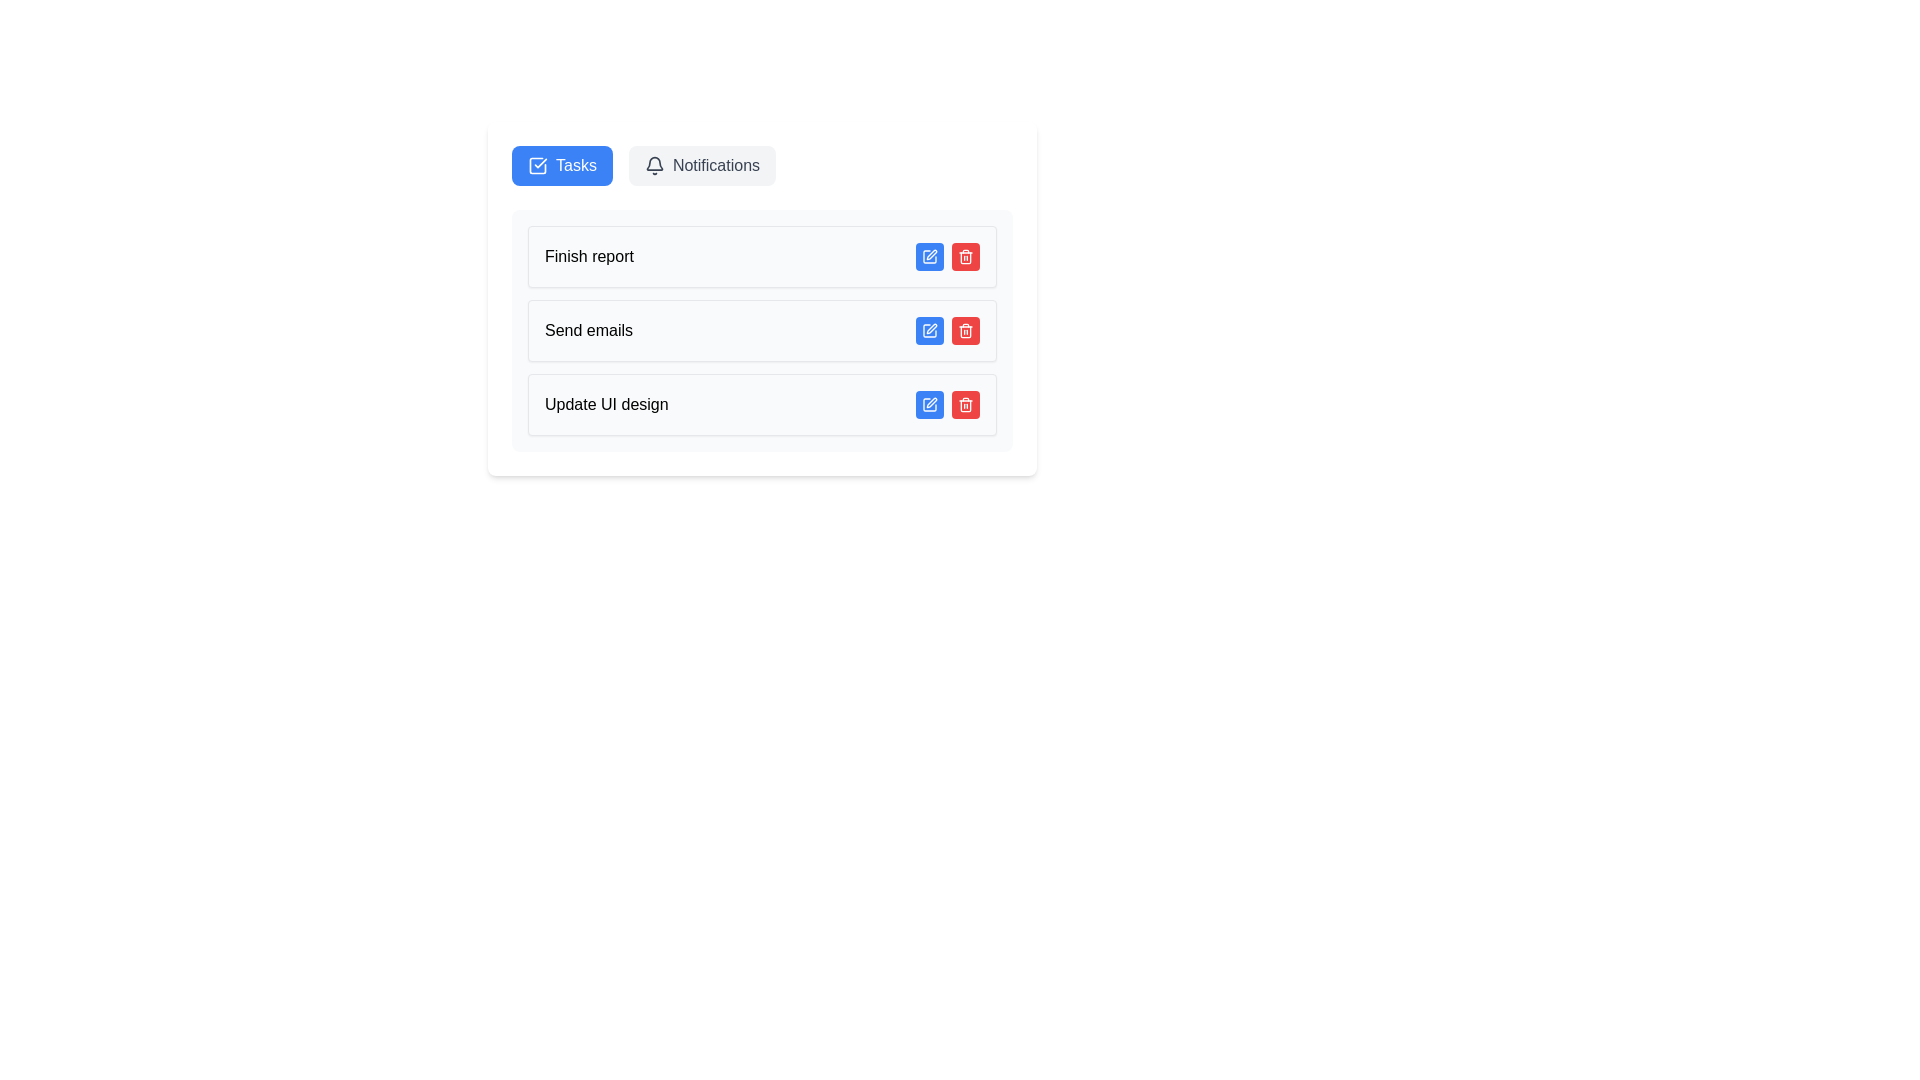 This screenshot has width=1920, height=1080. What do you see at coordinates (761, 405) in the screenshot?
I see `the list item displaying 'Update UI design' with action buttons` at bounding box center [761, 405].